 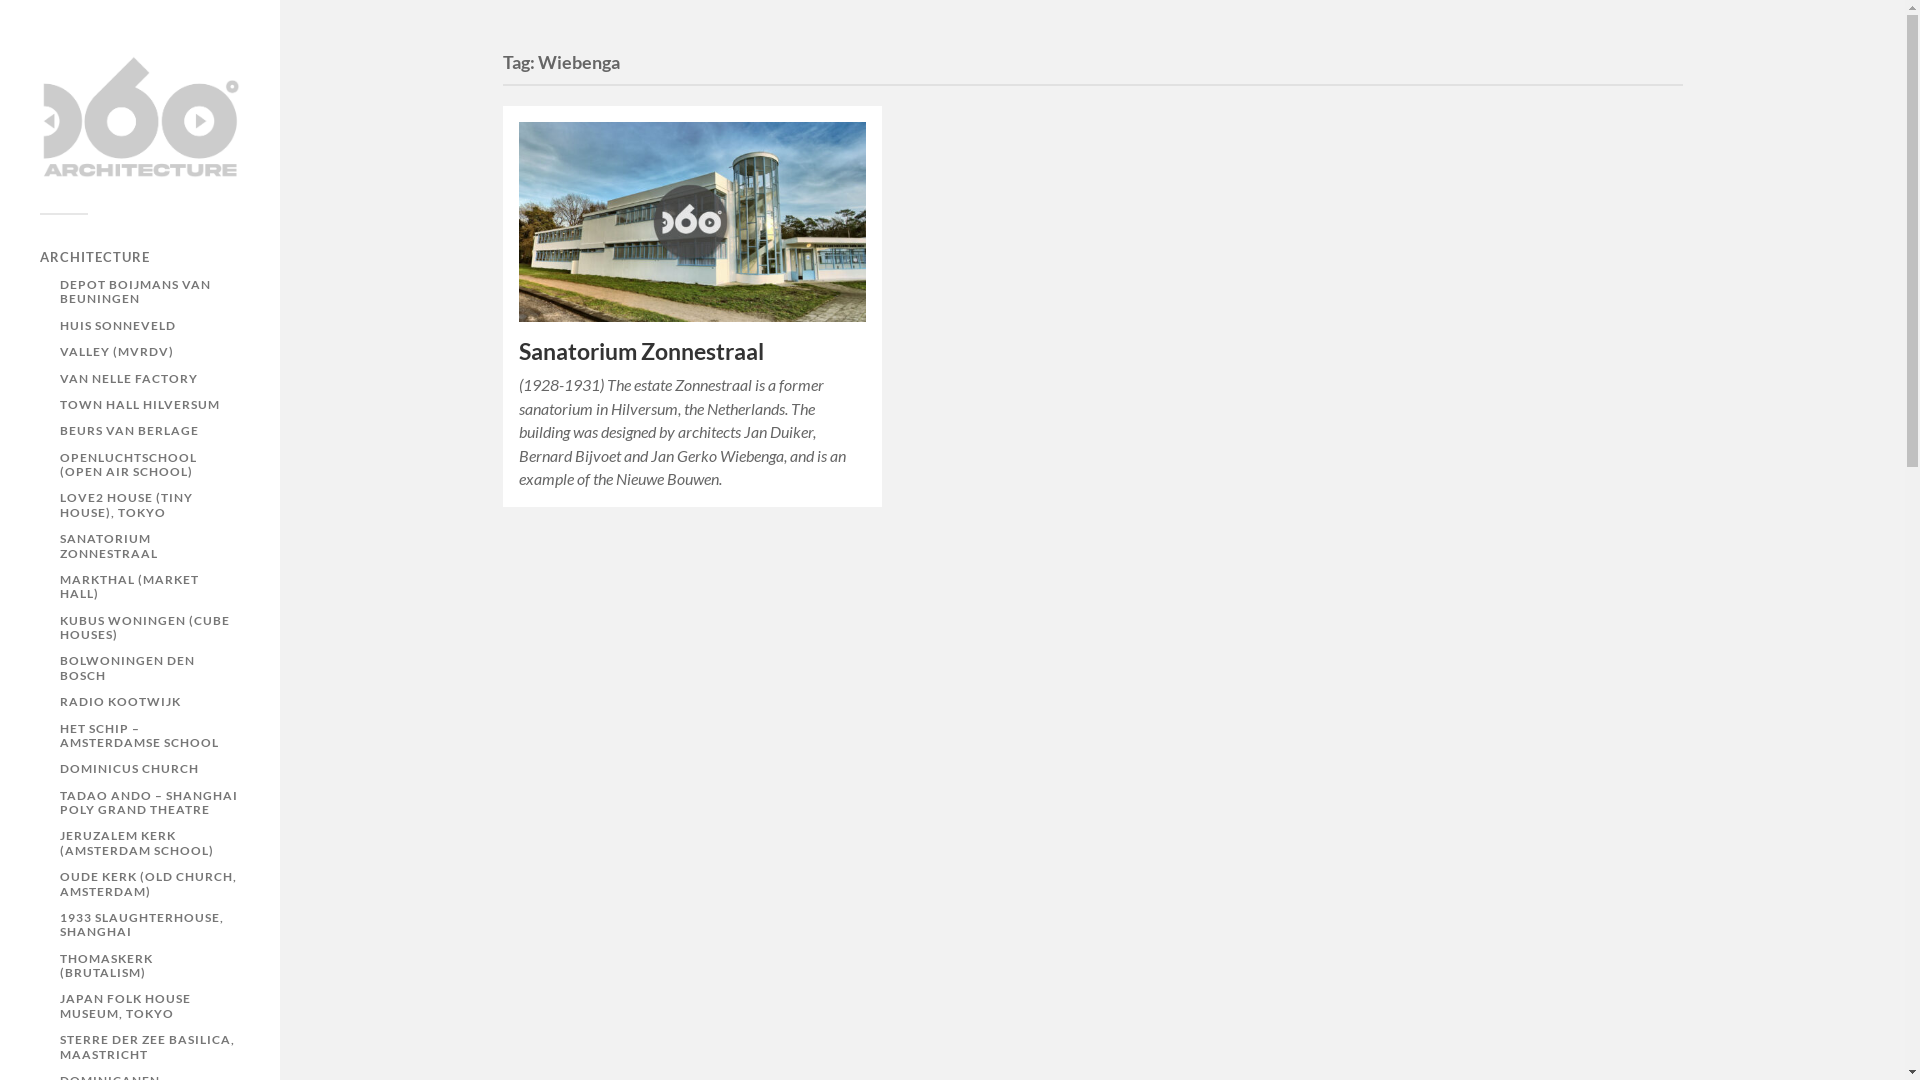 What do you see at coordinates (105, 964) in the screenshot?
I see `'THOMASKERK (BRUTALISM)'` at bounding box center [105, 964].